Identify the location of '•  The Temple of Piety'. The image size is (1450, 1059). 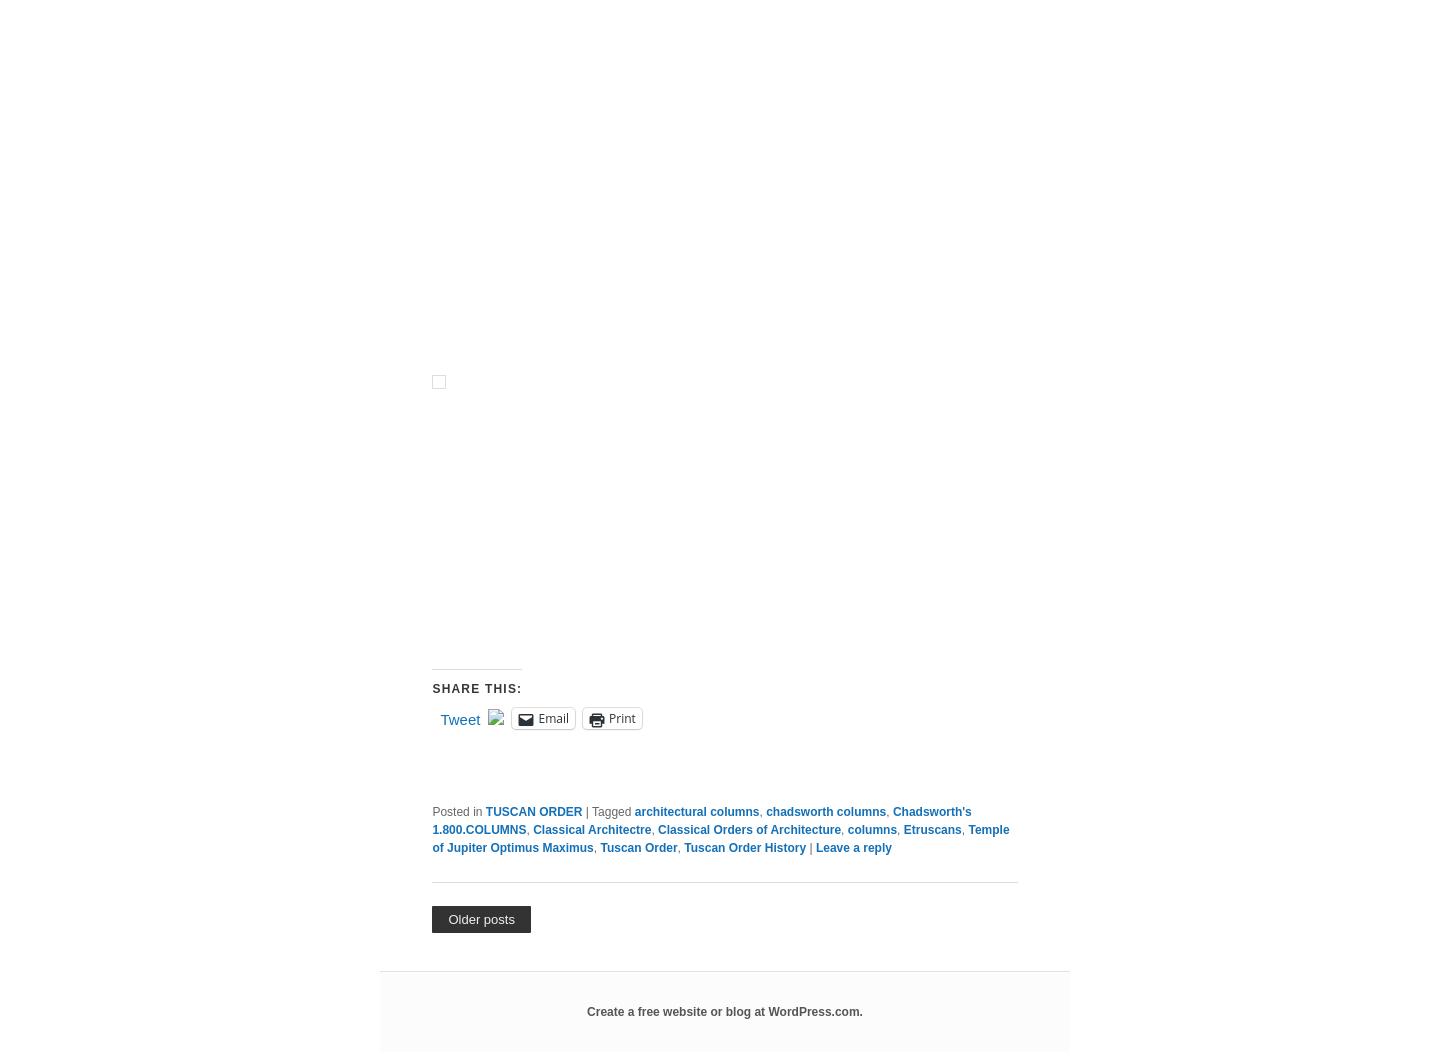
(505, 661).